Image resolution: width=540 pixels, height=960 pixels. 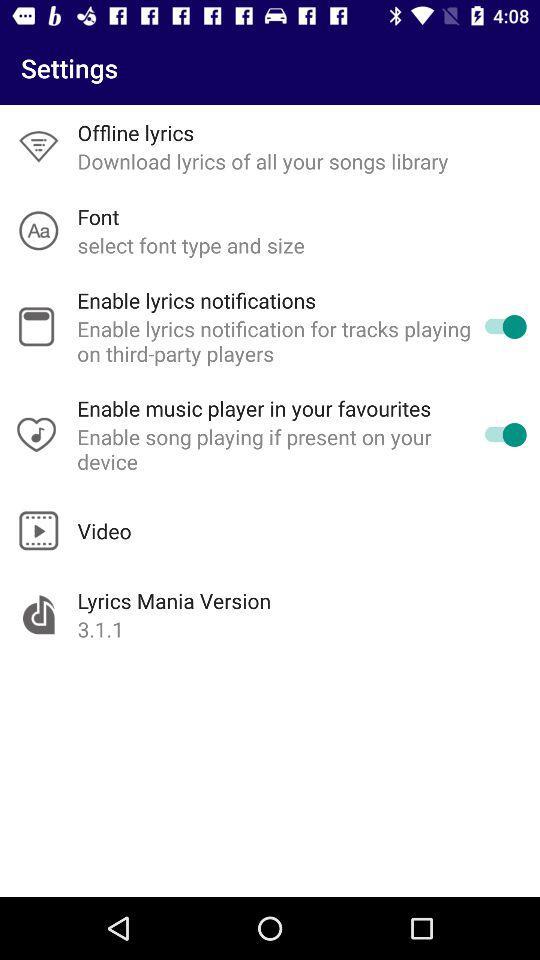 What do you see at coordinates (254, 407) in the screenshot?
I see `enable music player app` at bounding box center [254, 407].